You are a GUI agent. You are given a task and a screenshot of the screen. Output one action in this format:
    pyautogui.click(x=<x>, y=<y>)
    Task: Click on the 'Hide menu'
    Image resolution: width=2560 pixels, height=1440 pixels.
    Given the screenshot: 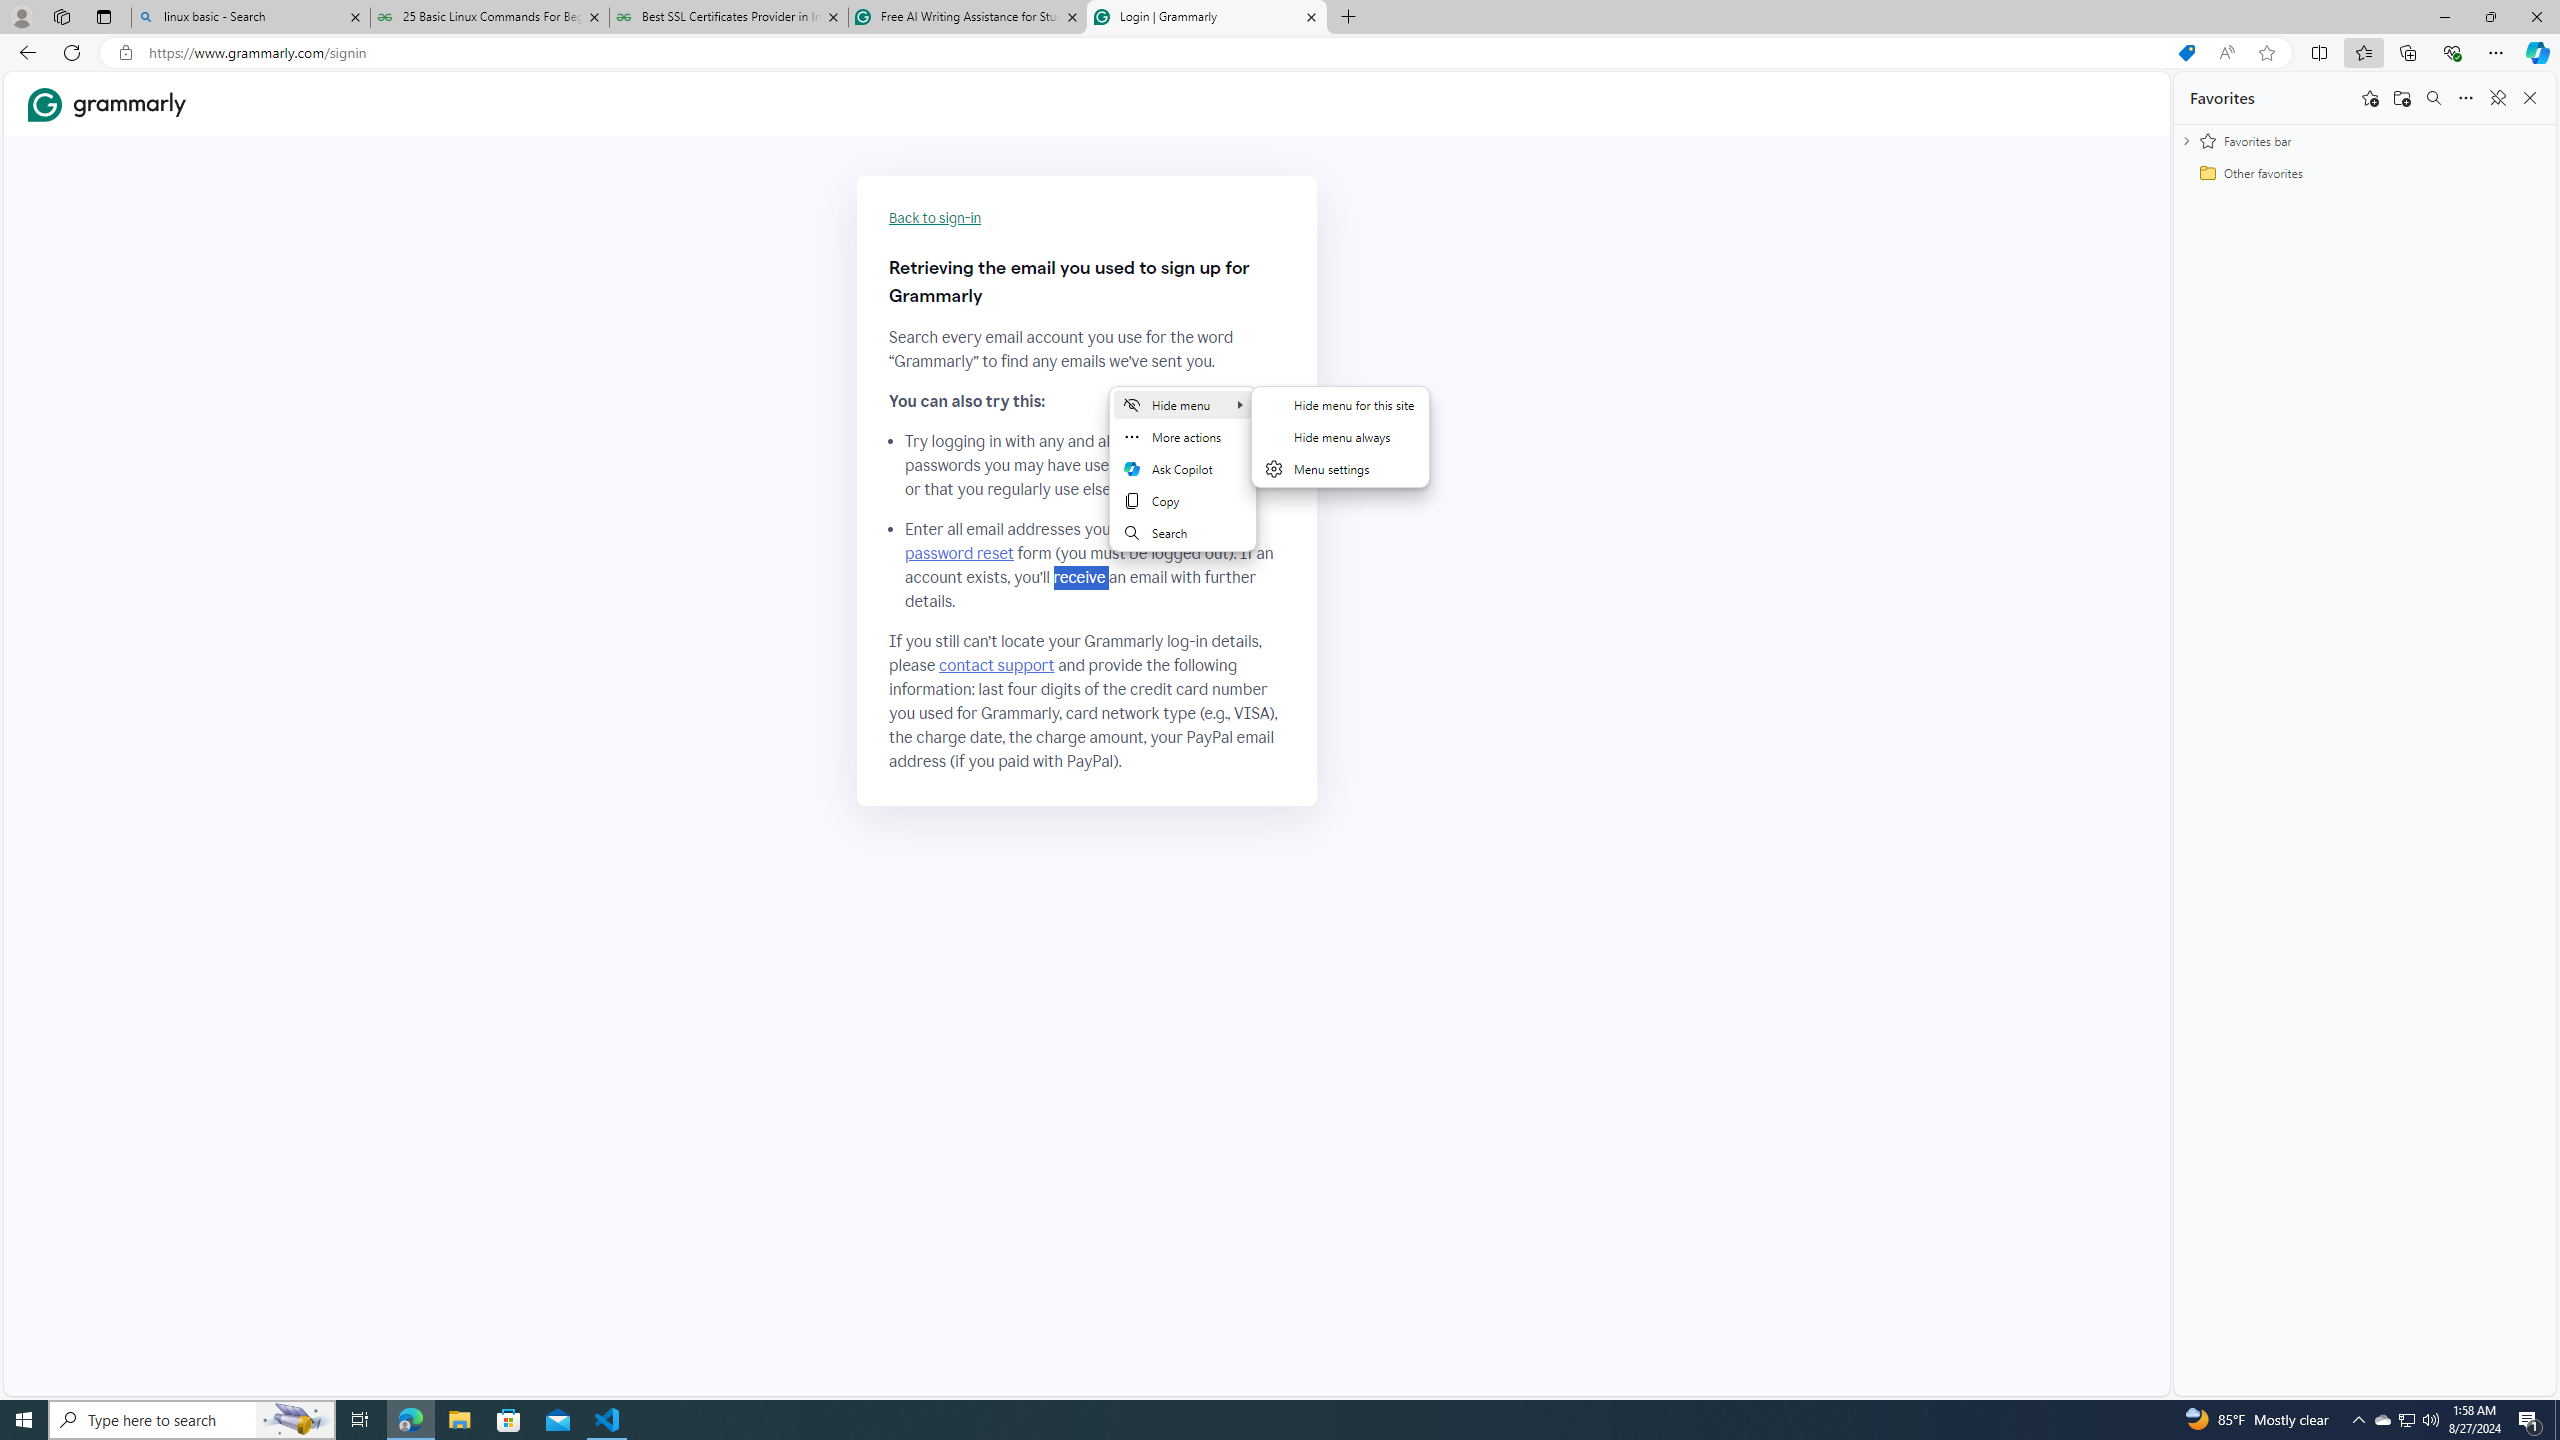 What is the action you would take?
    pyautogui.click(x=1183, y=403)
    